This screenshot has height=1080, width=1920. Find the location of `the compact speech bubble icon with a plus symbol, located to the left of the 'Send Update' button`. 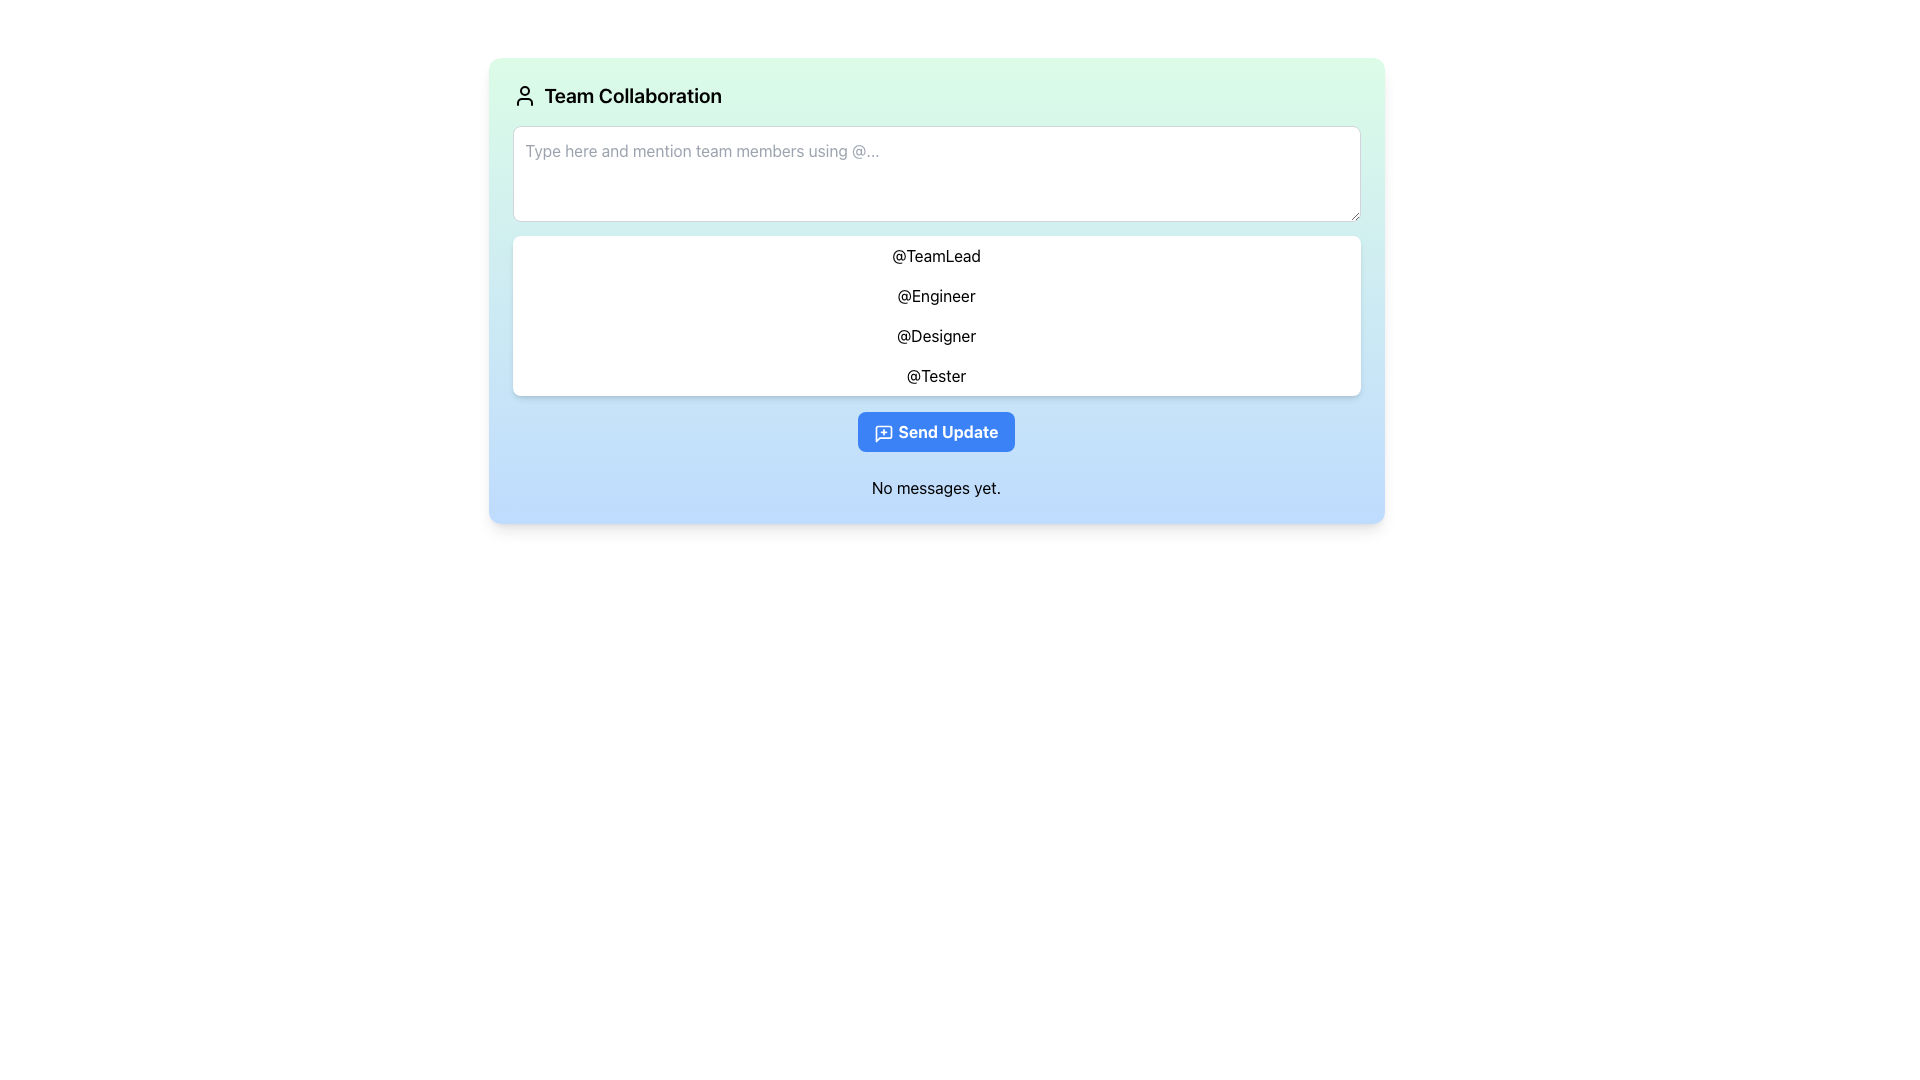

the compact speech bubble icon with a plus symbol, located to the left of the 'Send Update' button is located at coordinates (883, 432).